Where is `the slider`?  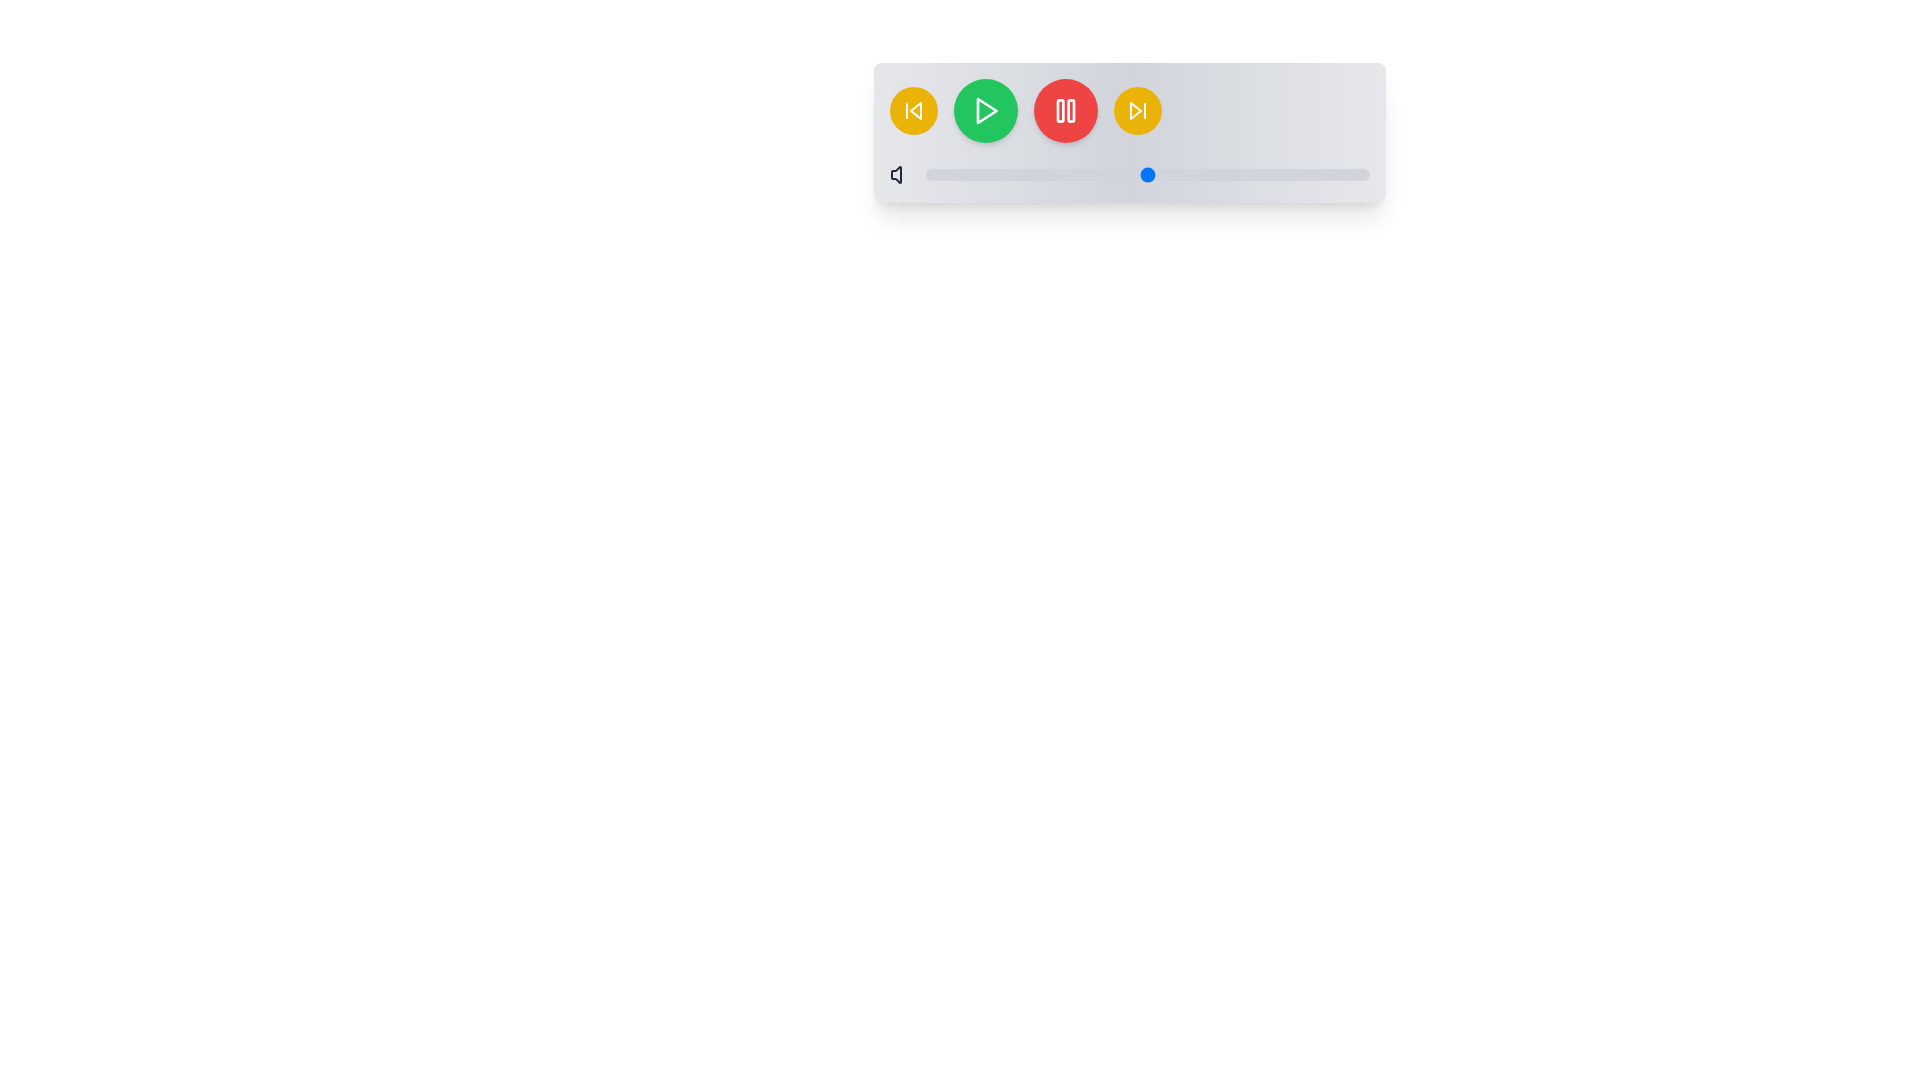
the slider is located at coordinates (1160, 173).